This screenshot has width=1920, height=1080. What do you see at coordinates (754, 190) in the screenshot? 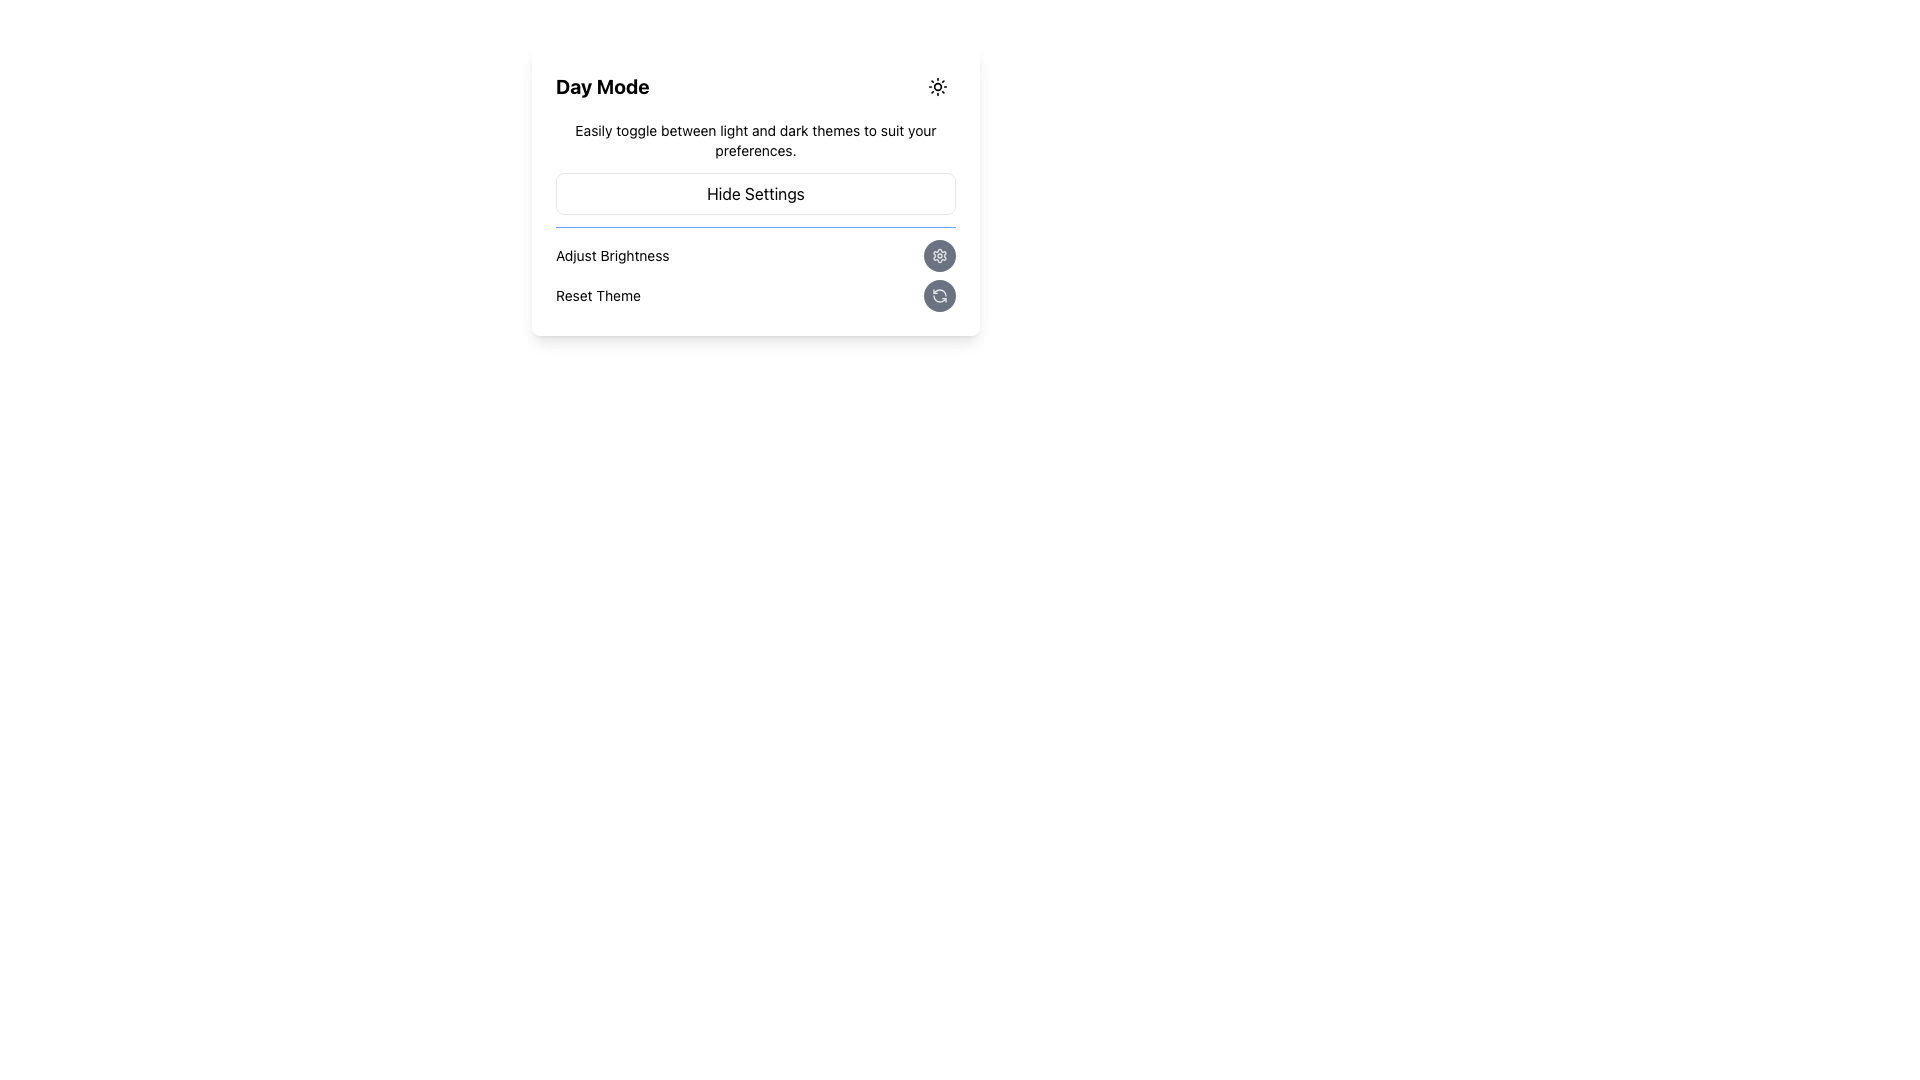
I see `the 'Hide Settings' button` at bounding box center [754, 190].